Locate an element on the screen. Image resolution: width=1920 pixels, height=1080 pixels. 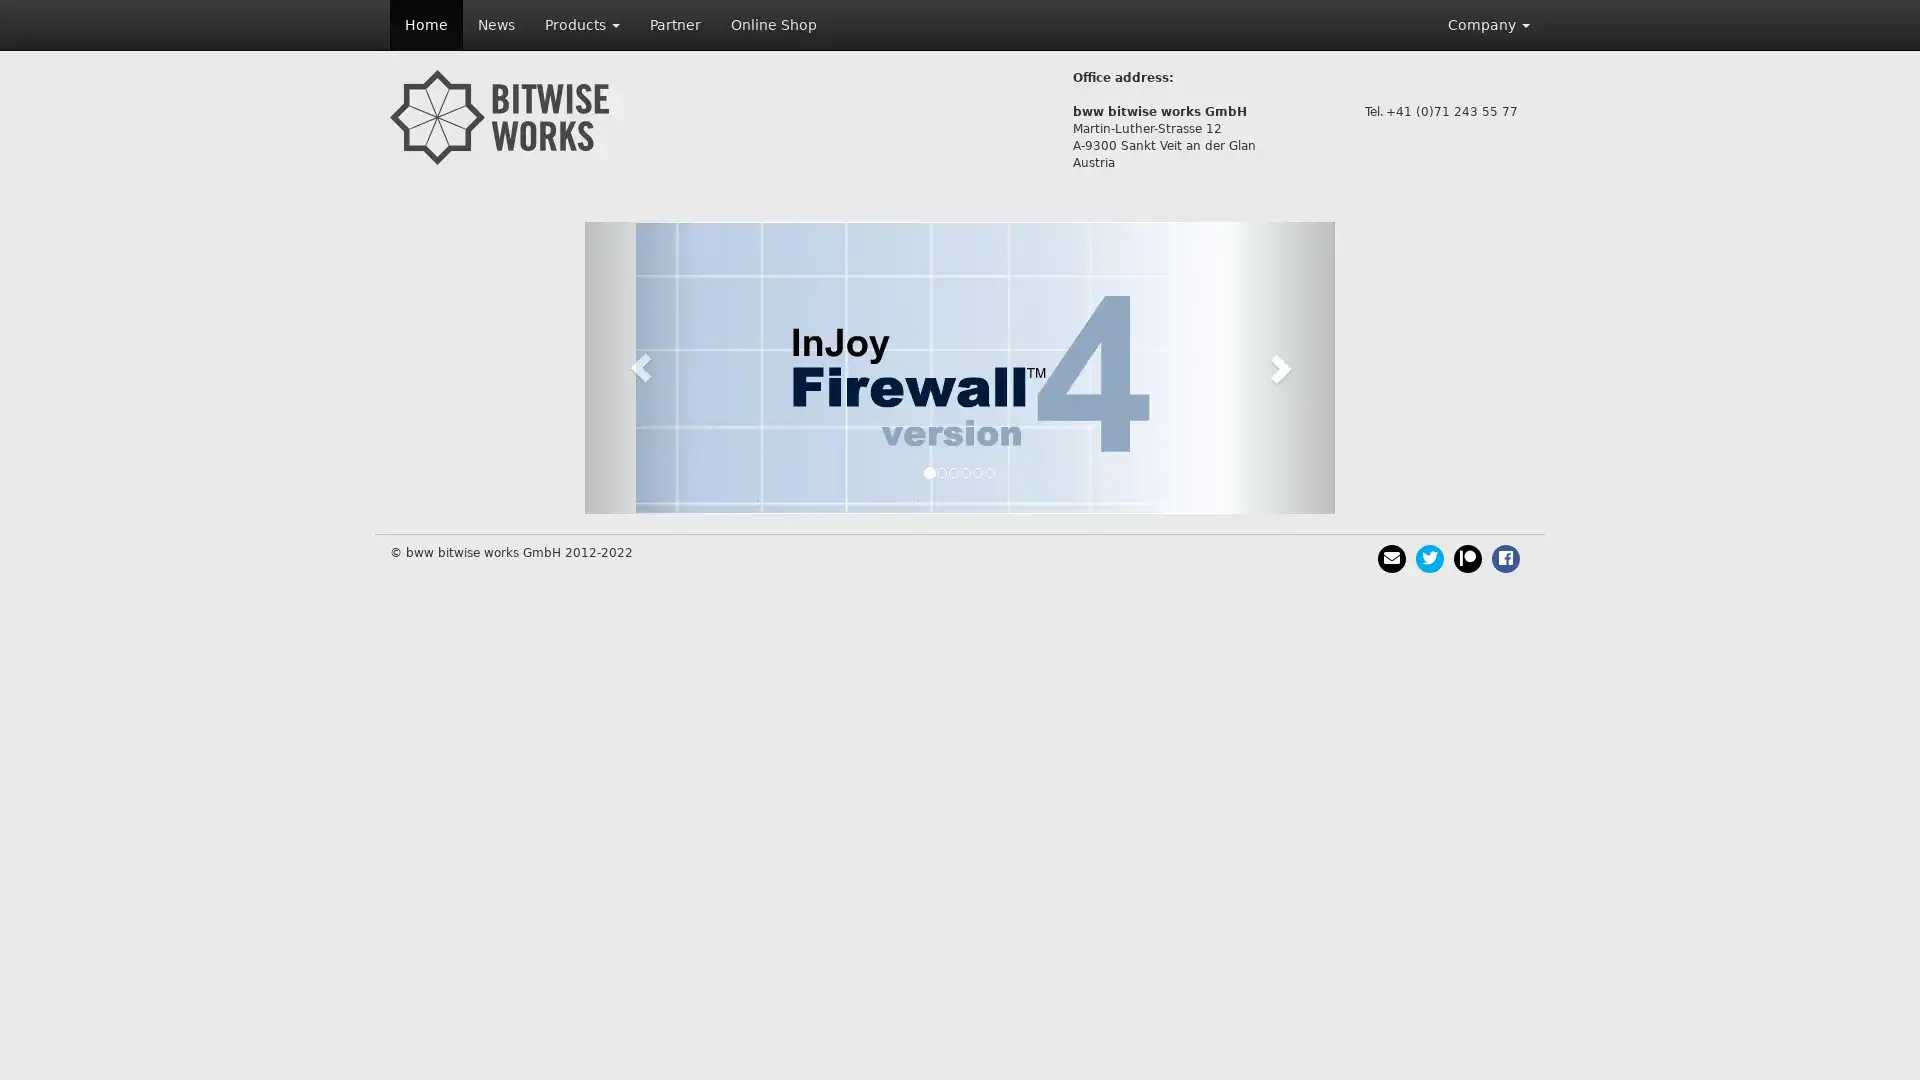
Previous is located at coordinates (641, 367).